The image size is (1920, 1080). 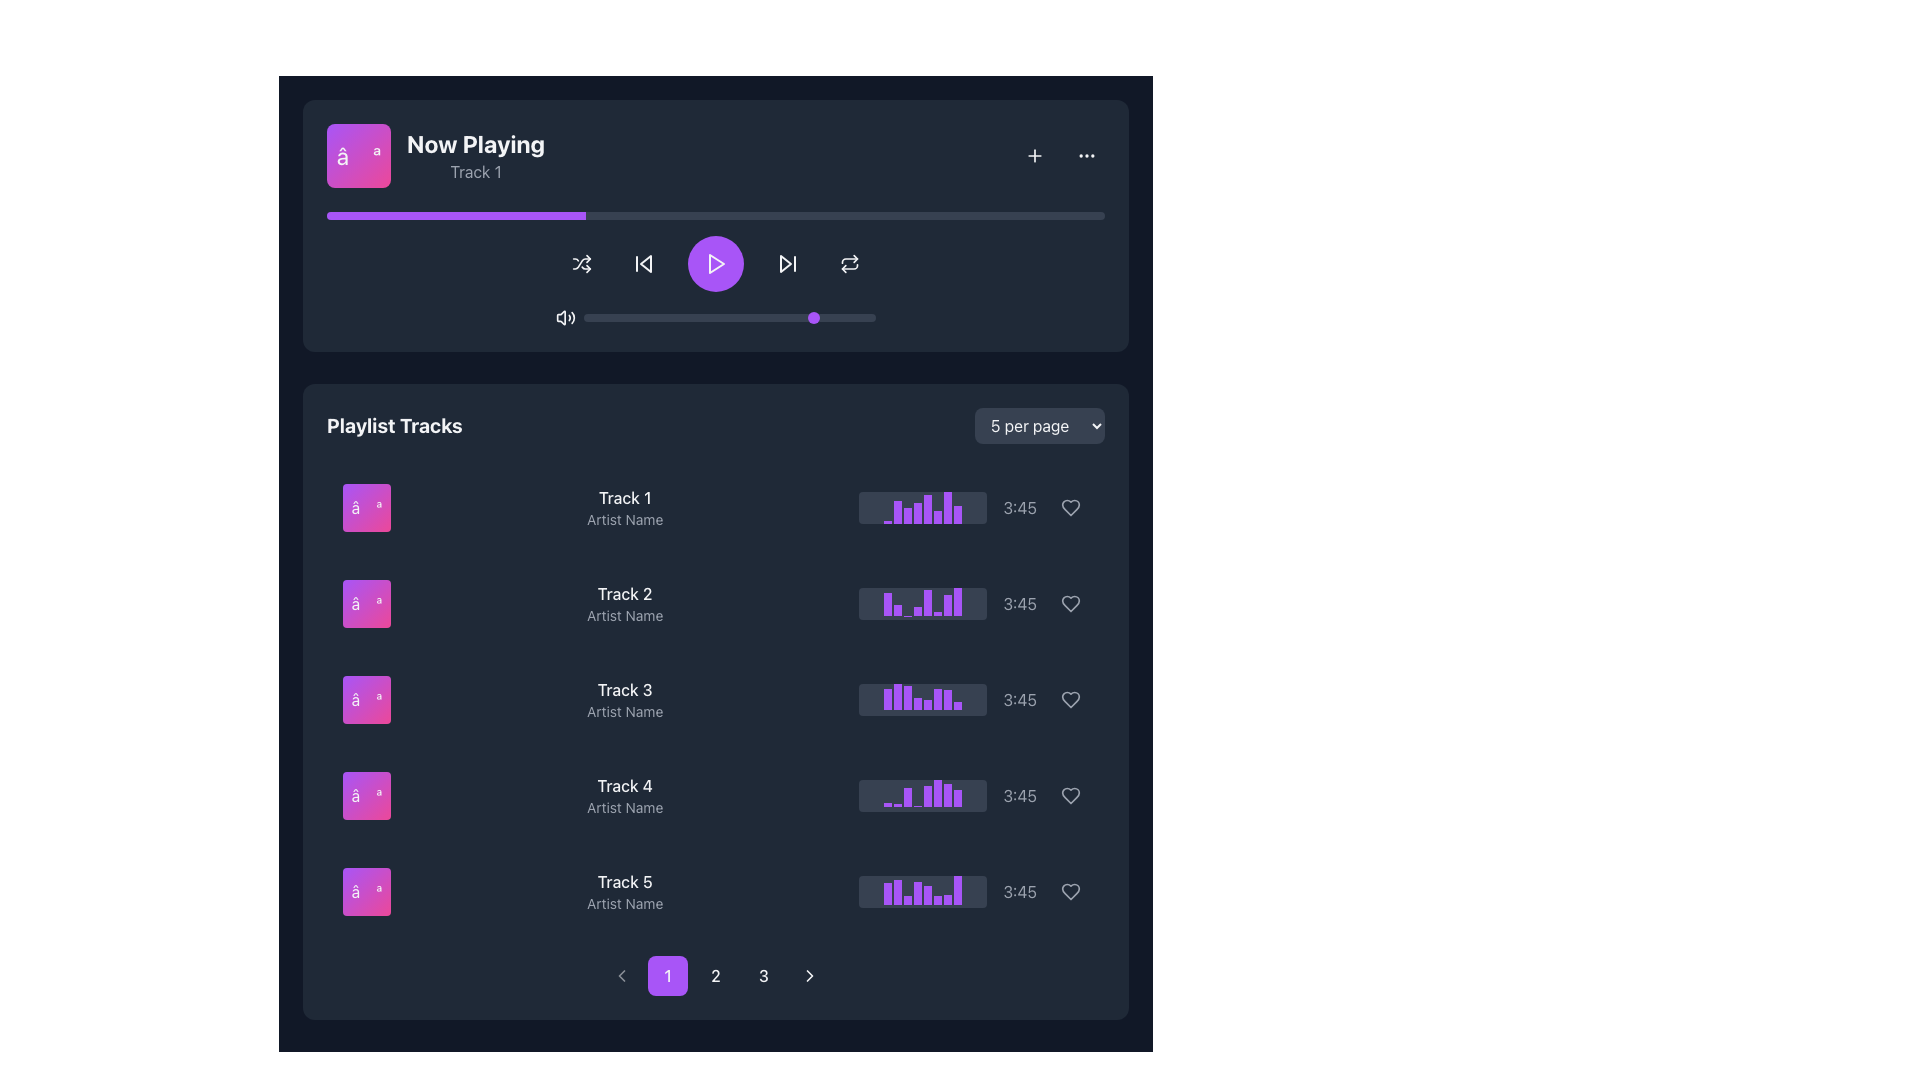 I want to click on the second purple vertical bar in the bar chart located on the right side of the Track 5 row in the playlist section, so click(x=897, y=891).